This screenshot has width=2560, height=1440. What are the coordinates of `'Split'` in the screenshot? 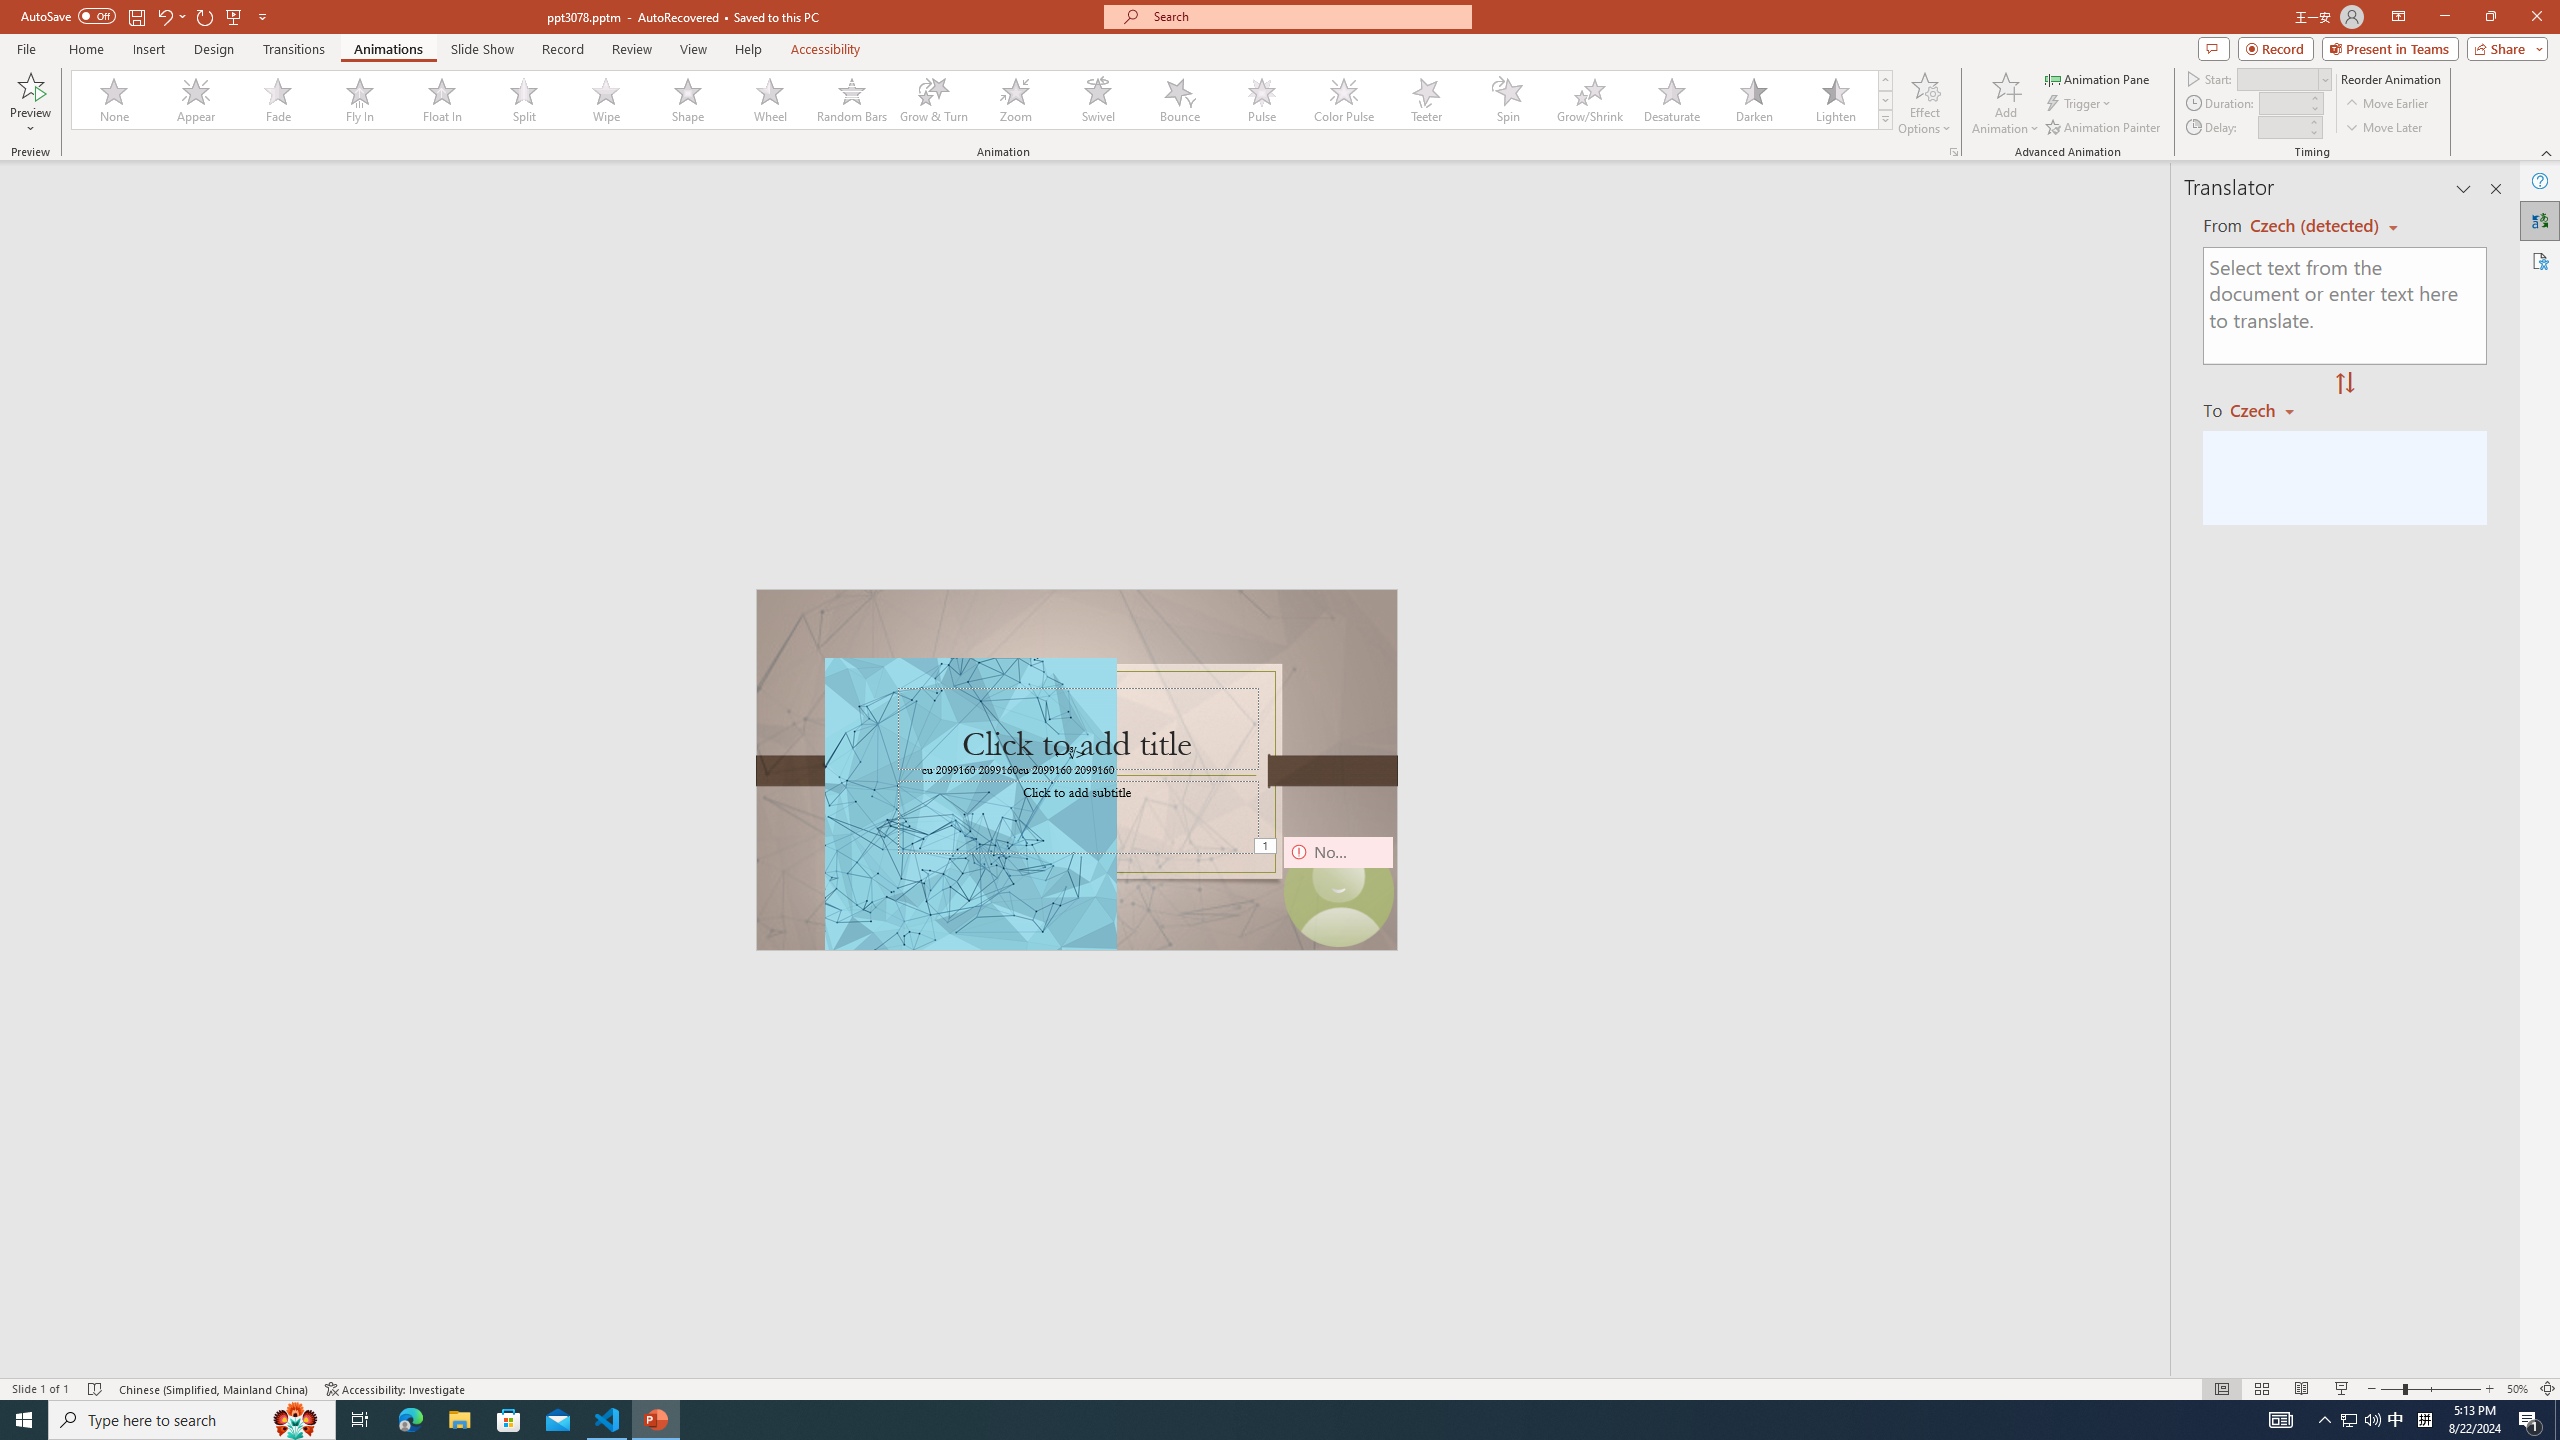 It's located at (523, 99).